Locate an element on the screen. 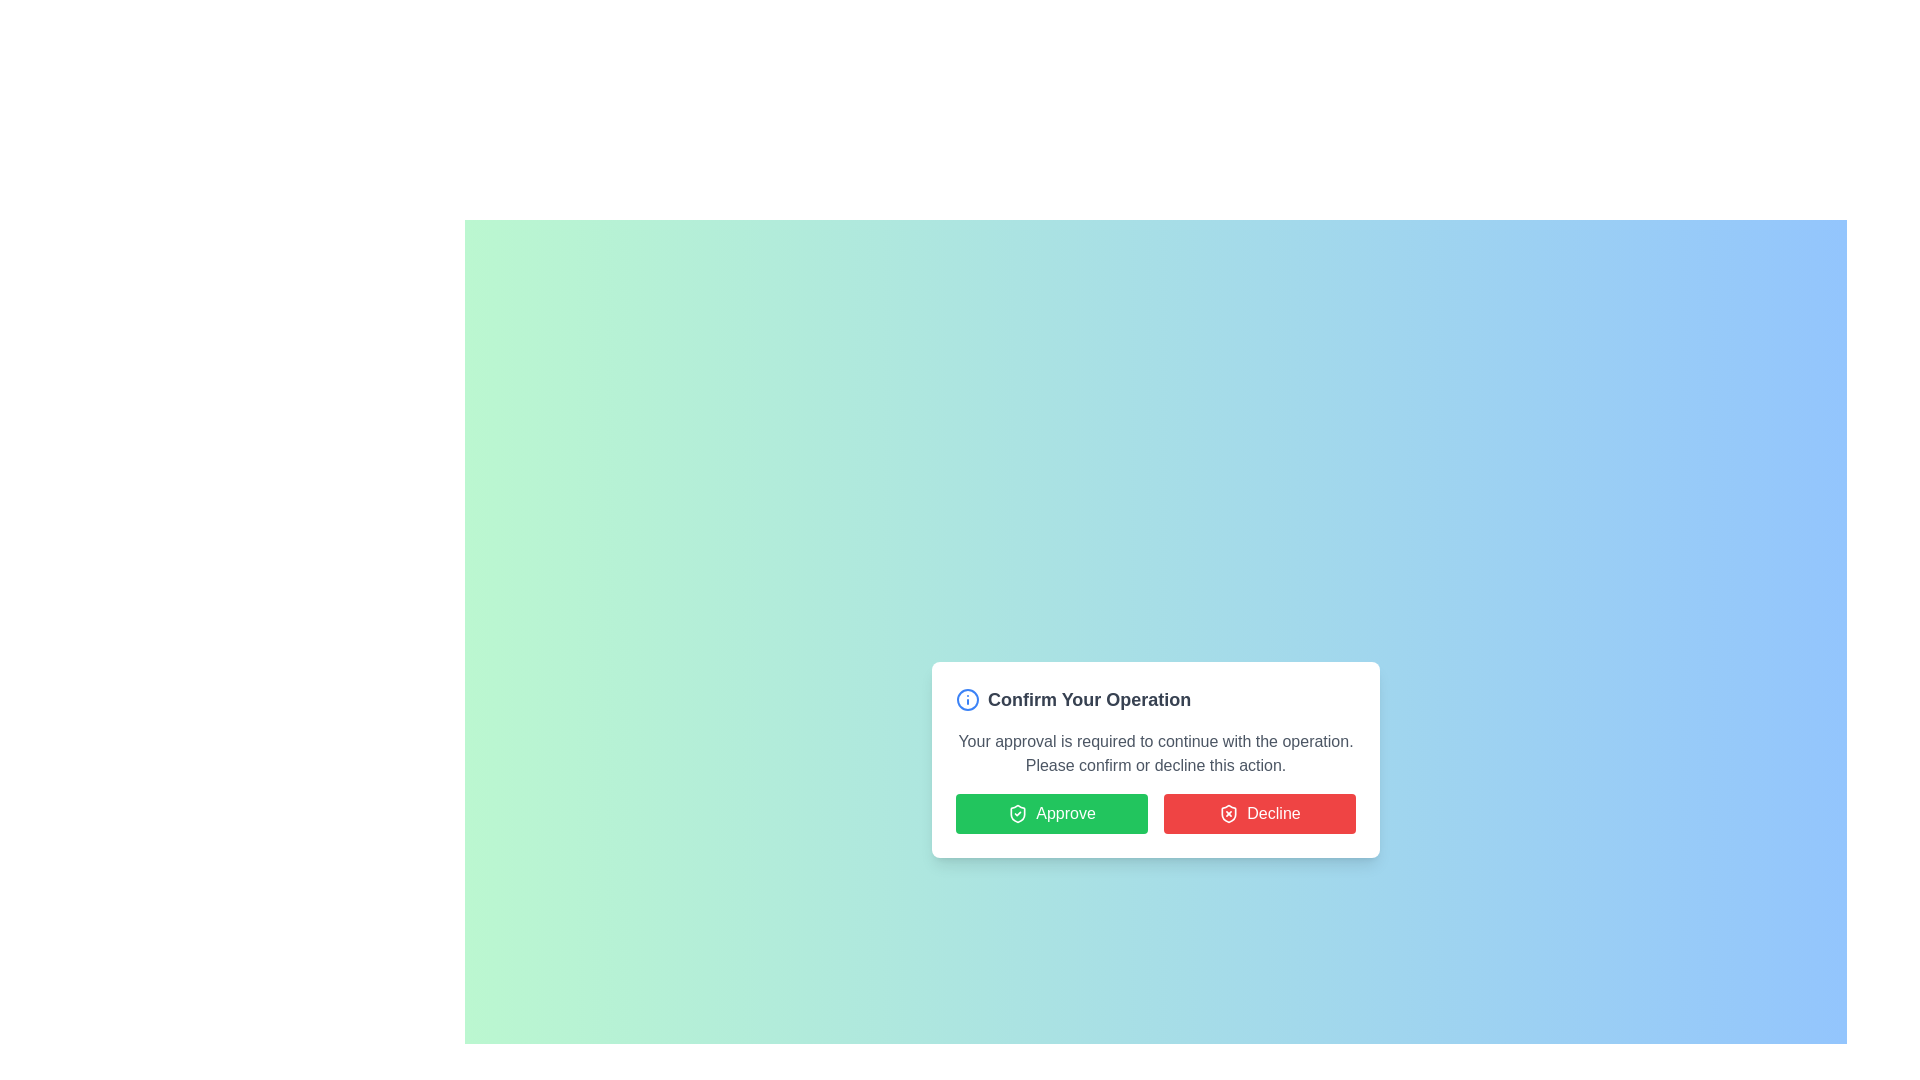  the Decorative Icon located immediately to the left of the title text 'Confirm Your Operation' in the confirmation dialog box is located at coordinates (968, 698).